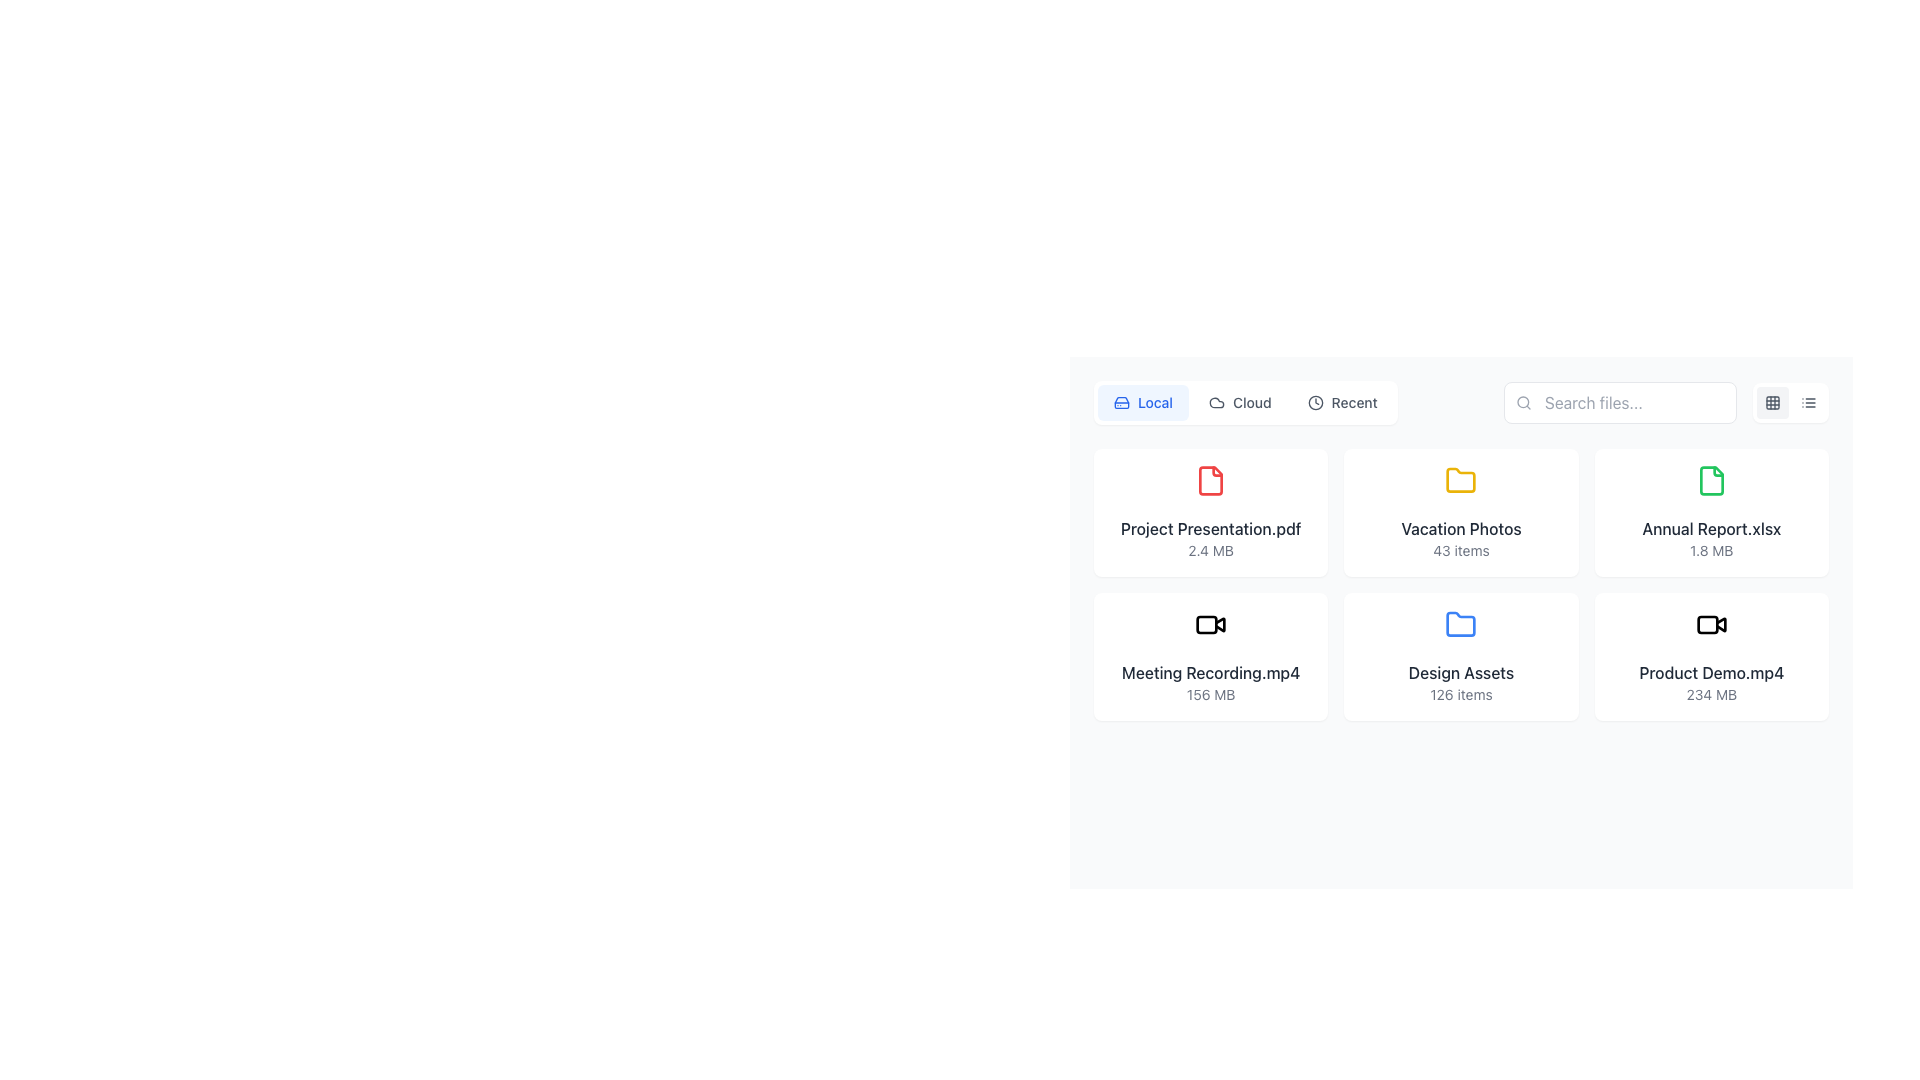 The image size is (1920, 1080). Describe the element at coordinates (1315, 402) in the screenshot. I see `the small clock icon located on the left side of the 'Recent' button at the top center of the interface for visual guidance` at that location.